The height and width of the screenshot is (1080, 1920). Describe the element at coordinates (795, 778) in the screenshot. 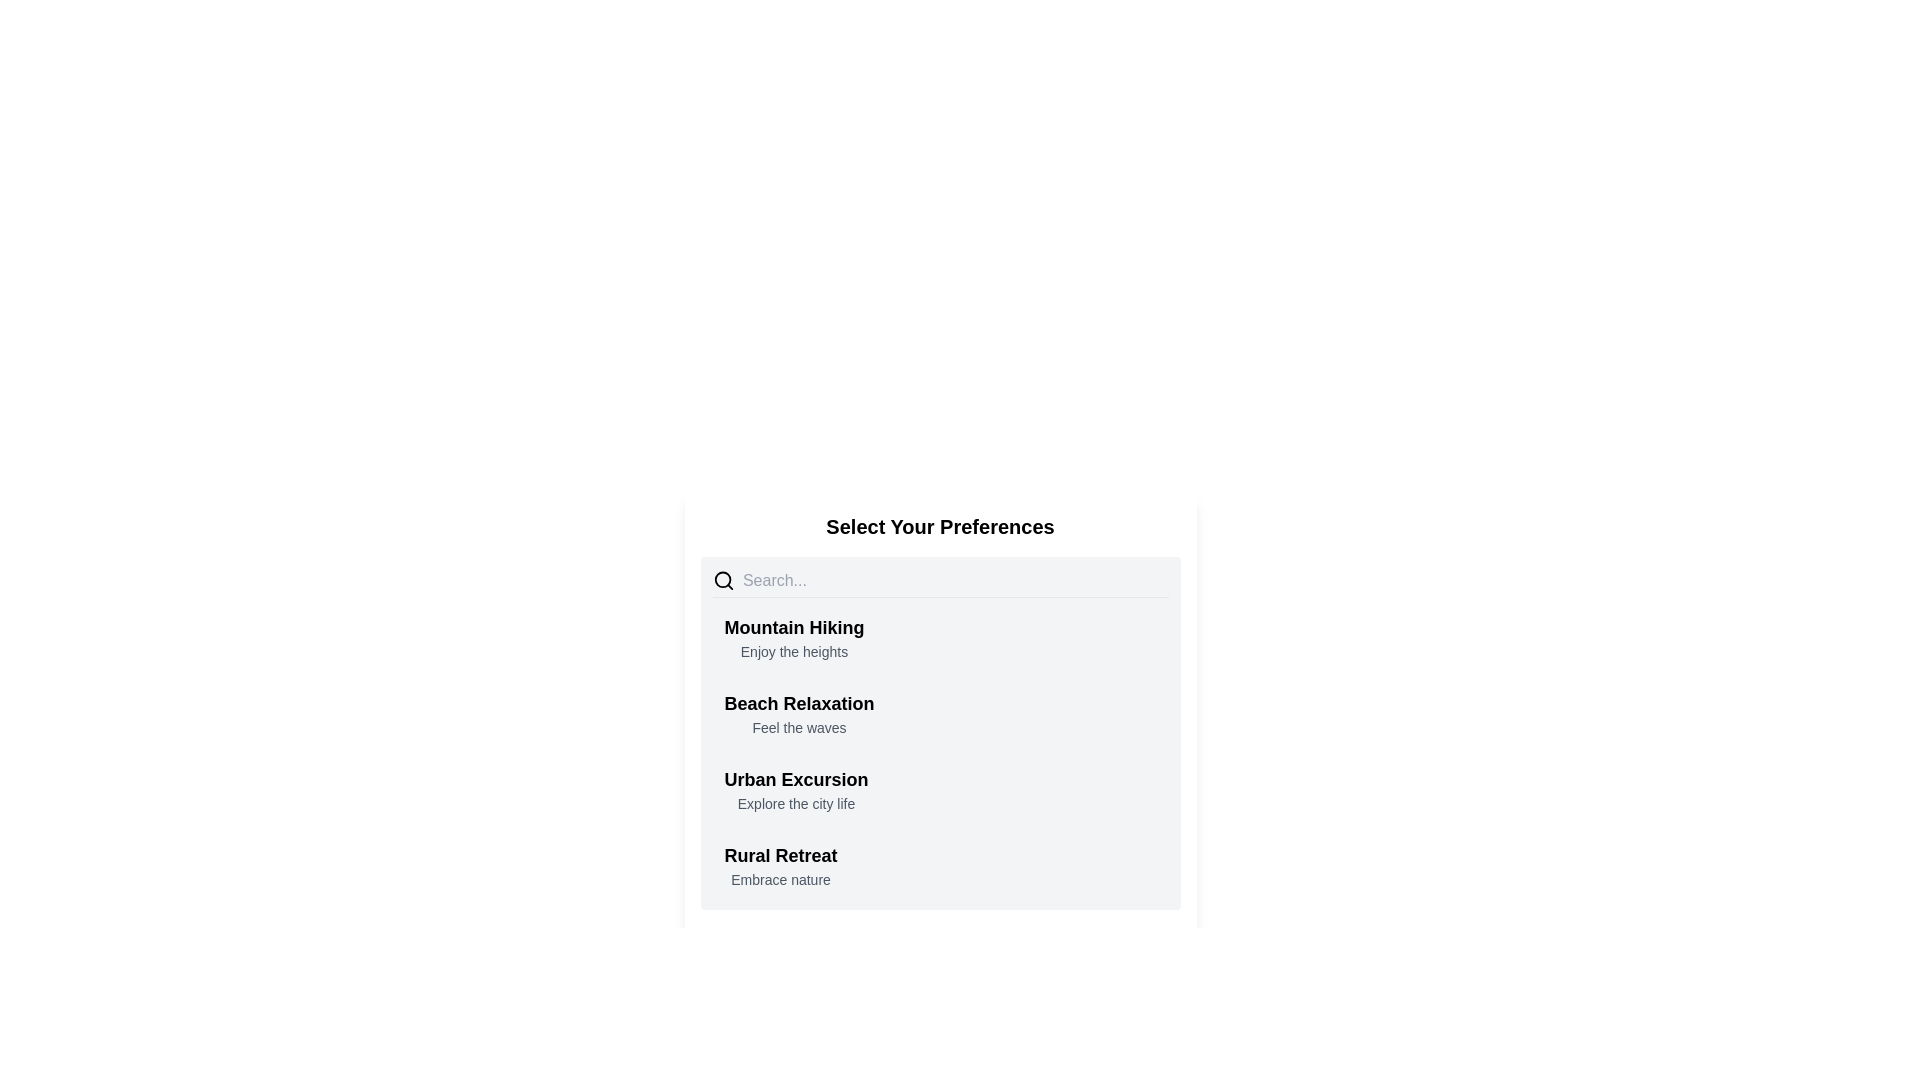

I see `the text label that serves as the title for a selectable item related to urban-themed activities, located under 'Select Your Preferences.'` at that location.